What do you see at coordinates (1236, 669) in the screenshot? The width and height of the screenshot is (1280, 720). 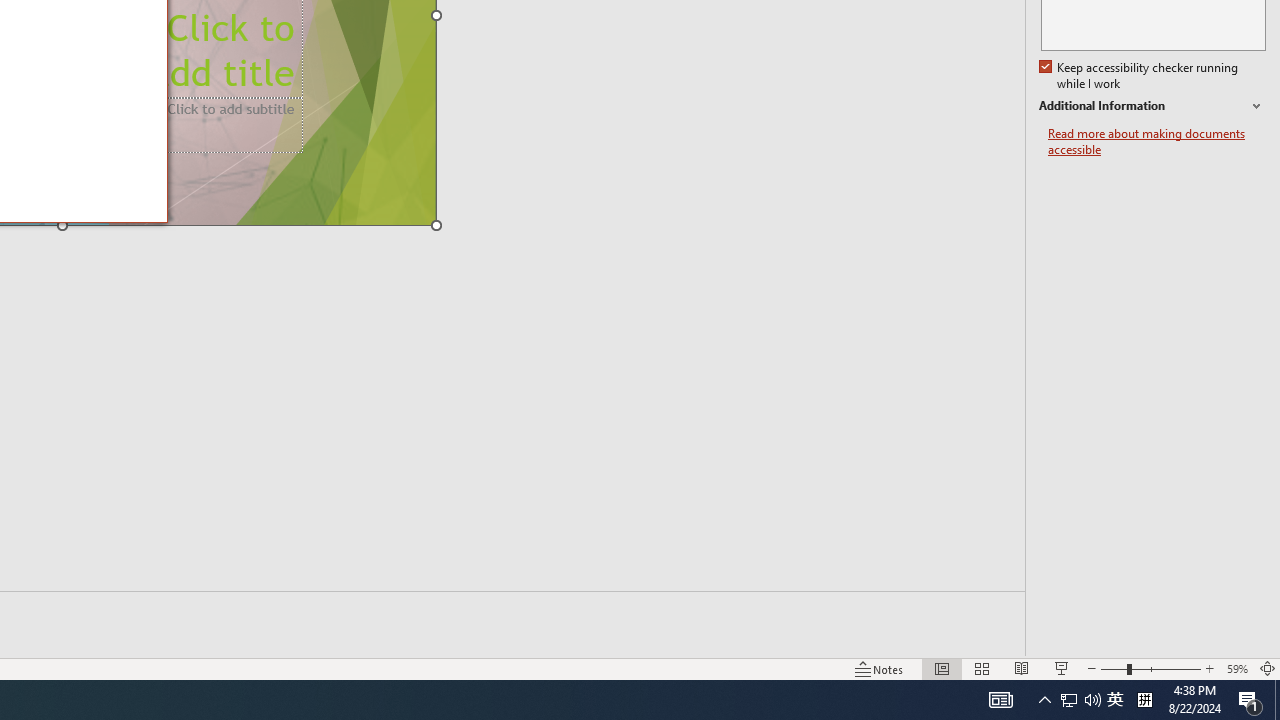 I see `'Zoom 59%'` at bounding box center [1236, 669].